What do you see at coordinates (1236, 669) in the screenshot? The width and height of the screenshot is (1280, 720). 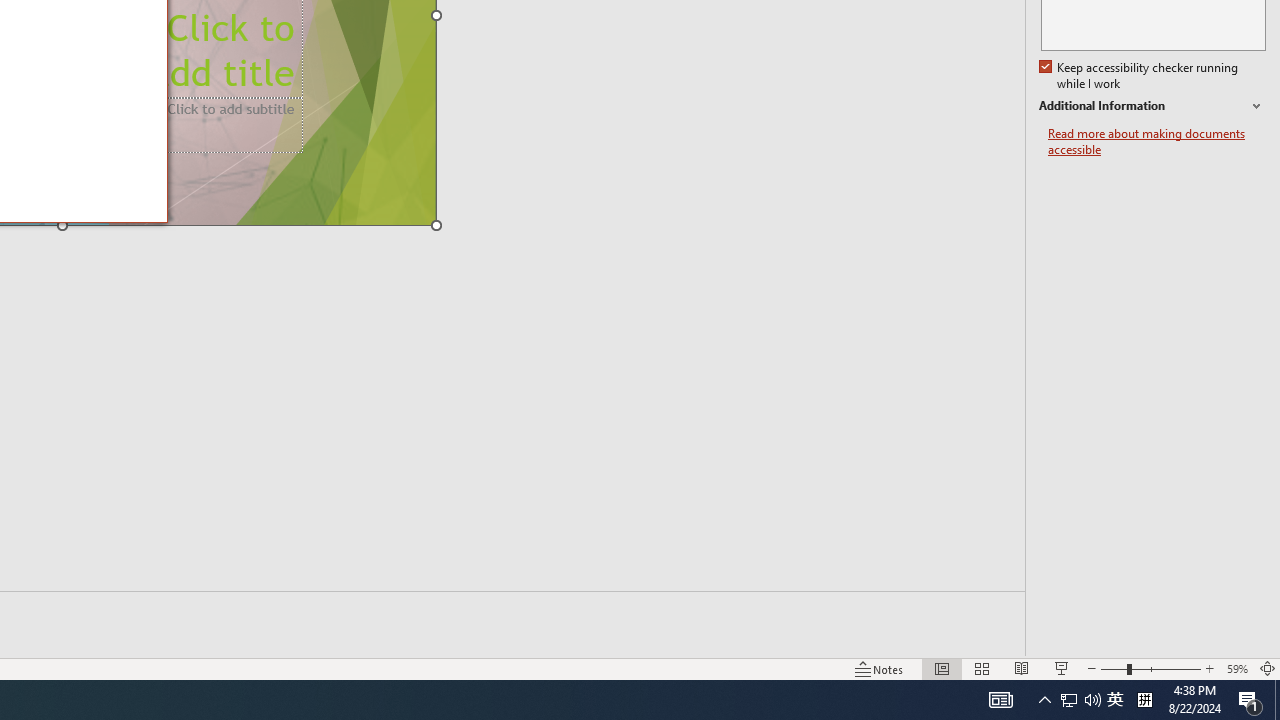 I see `'Zoom 59%'` at bounding box center [1236, 669].